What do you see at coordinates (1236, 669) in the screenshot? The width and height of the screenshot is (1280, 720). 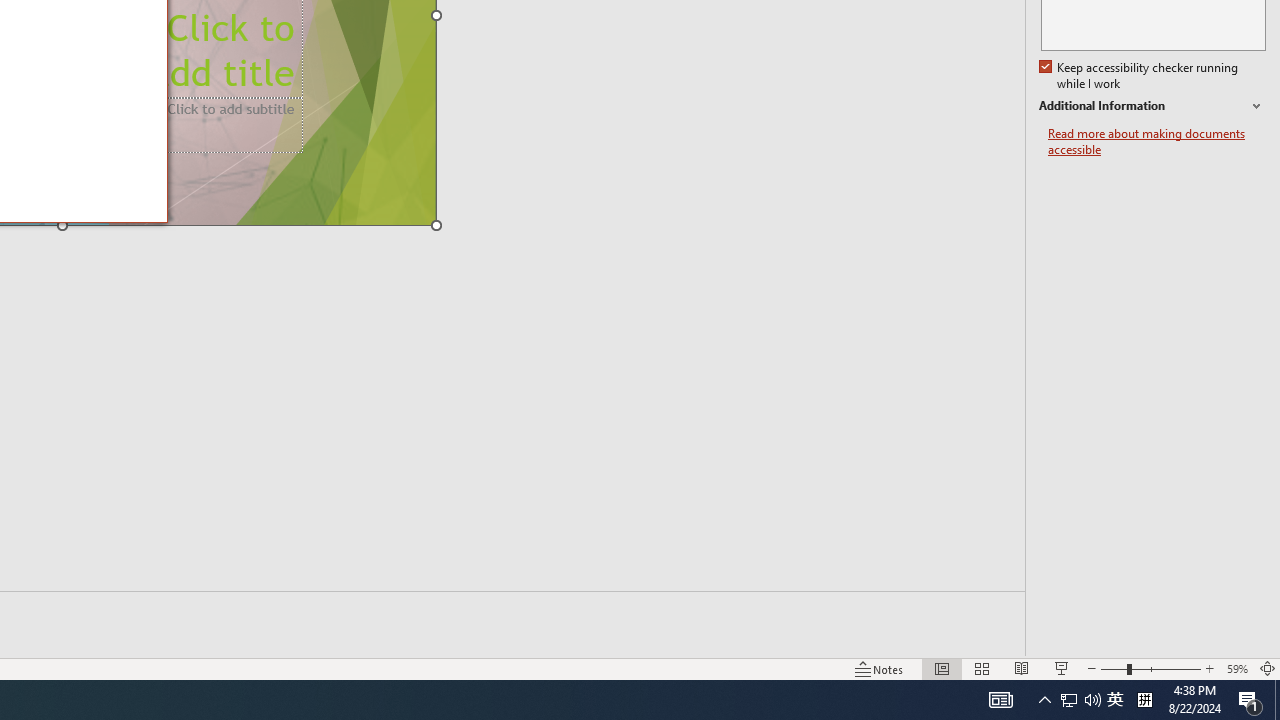 I see `'Zoom 59%'` at bounding box center [1236, 669].